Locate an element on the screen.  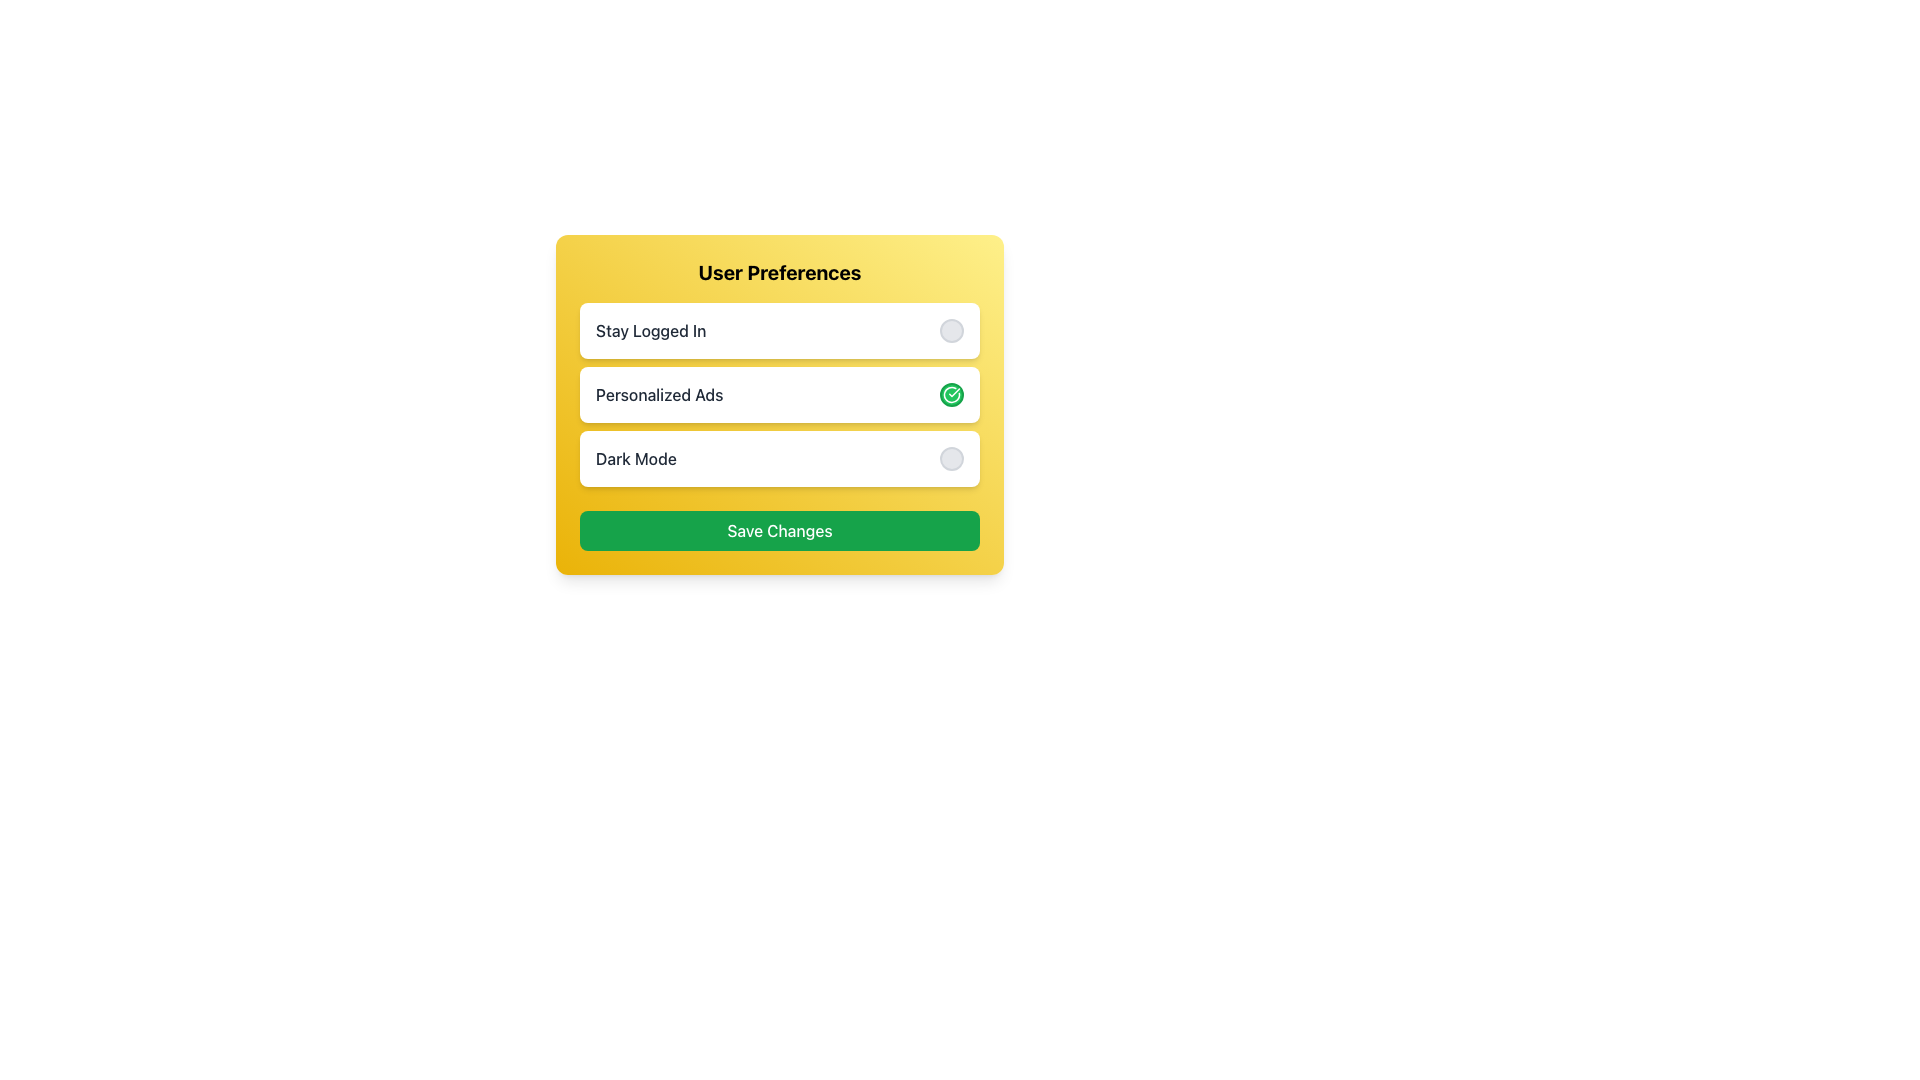
the circular green toggle button with a checkmark icon located to the right of the 'Personalized Ads' label is located at coordinates (950, 394).